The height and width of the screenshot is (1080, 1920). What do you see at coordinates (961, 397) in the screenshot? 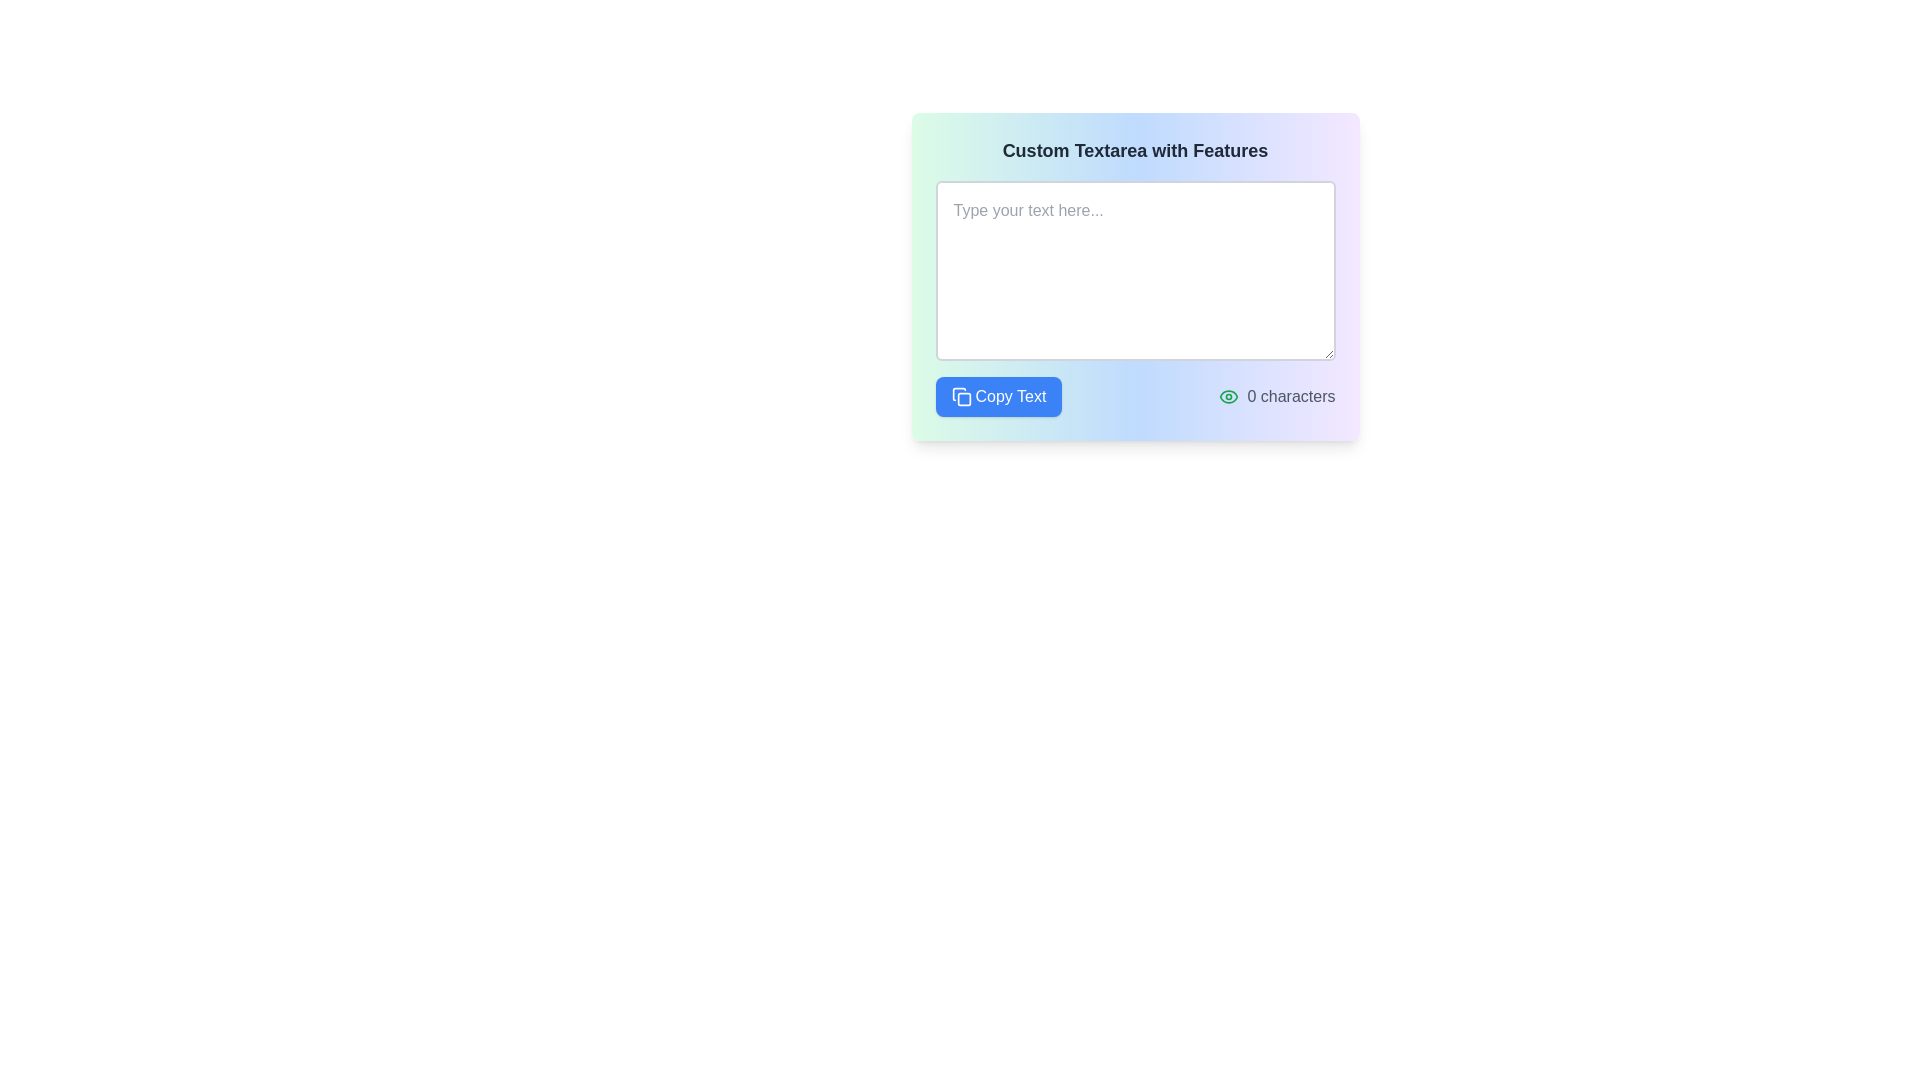
I see `the copy icon located to the left of the 'Copy Text' button at the bottom-left of the card interface` at bounding box center [961, 397].